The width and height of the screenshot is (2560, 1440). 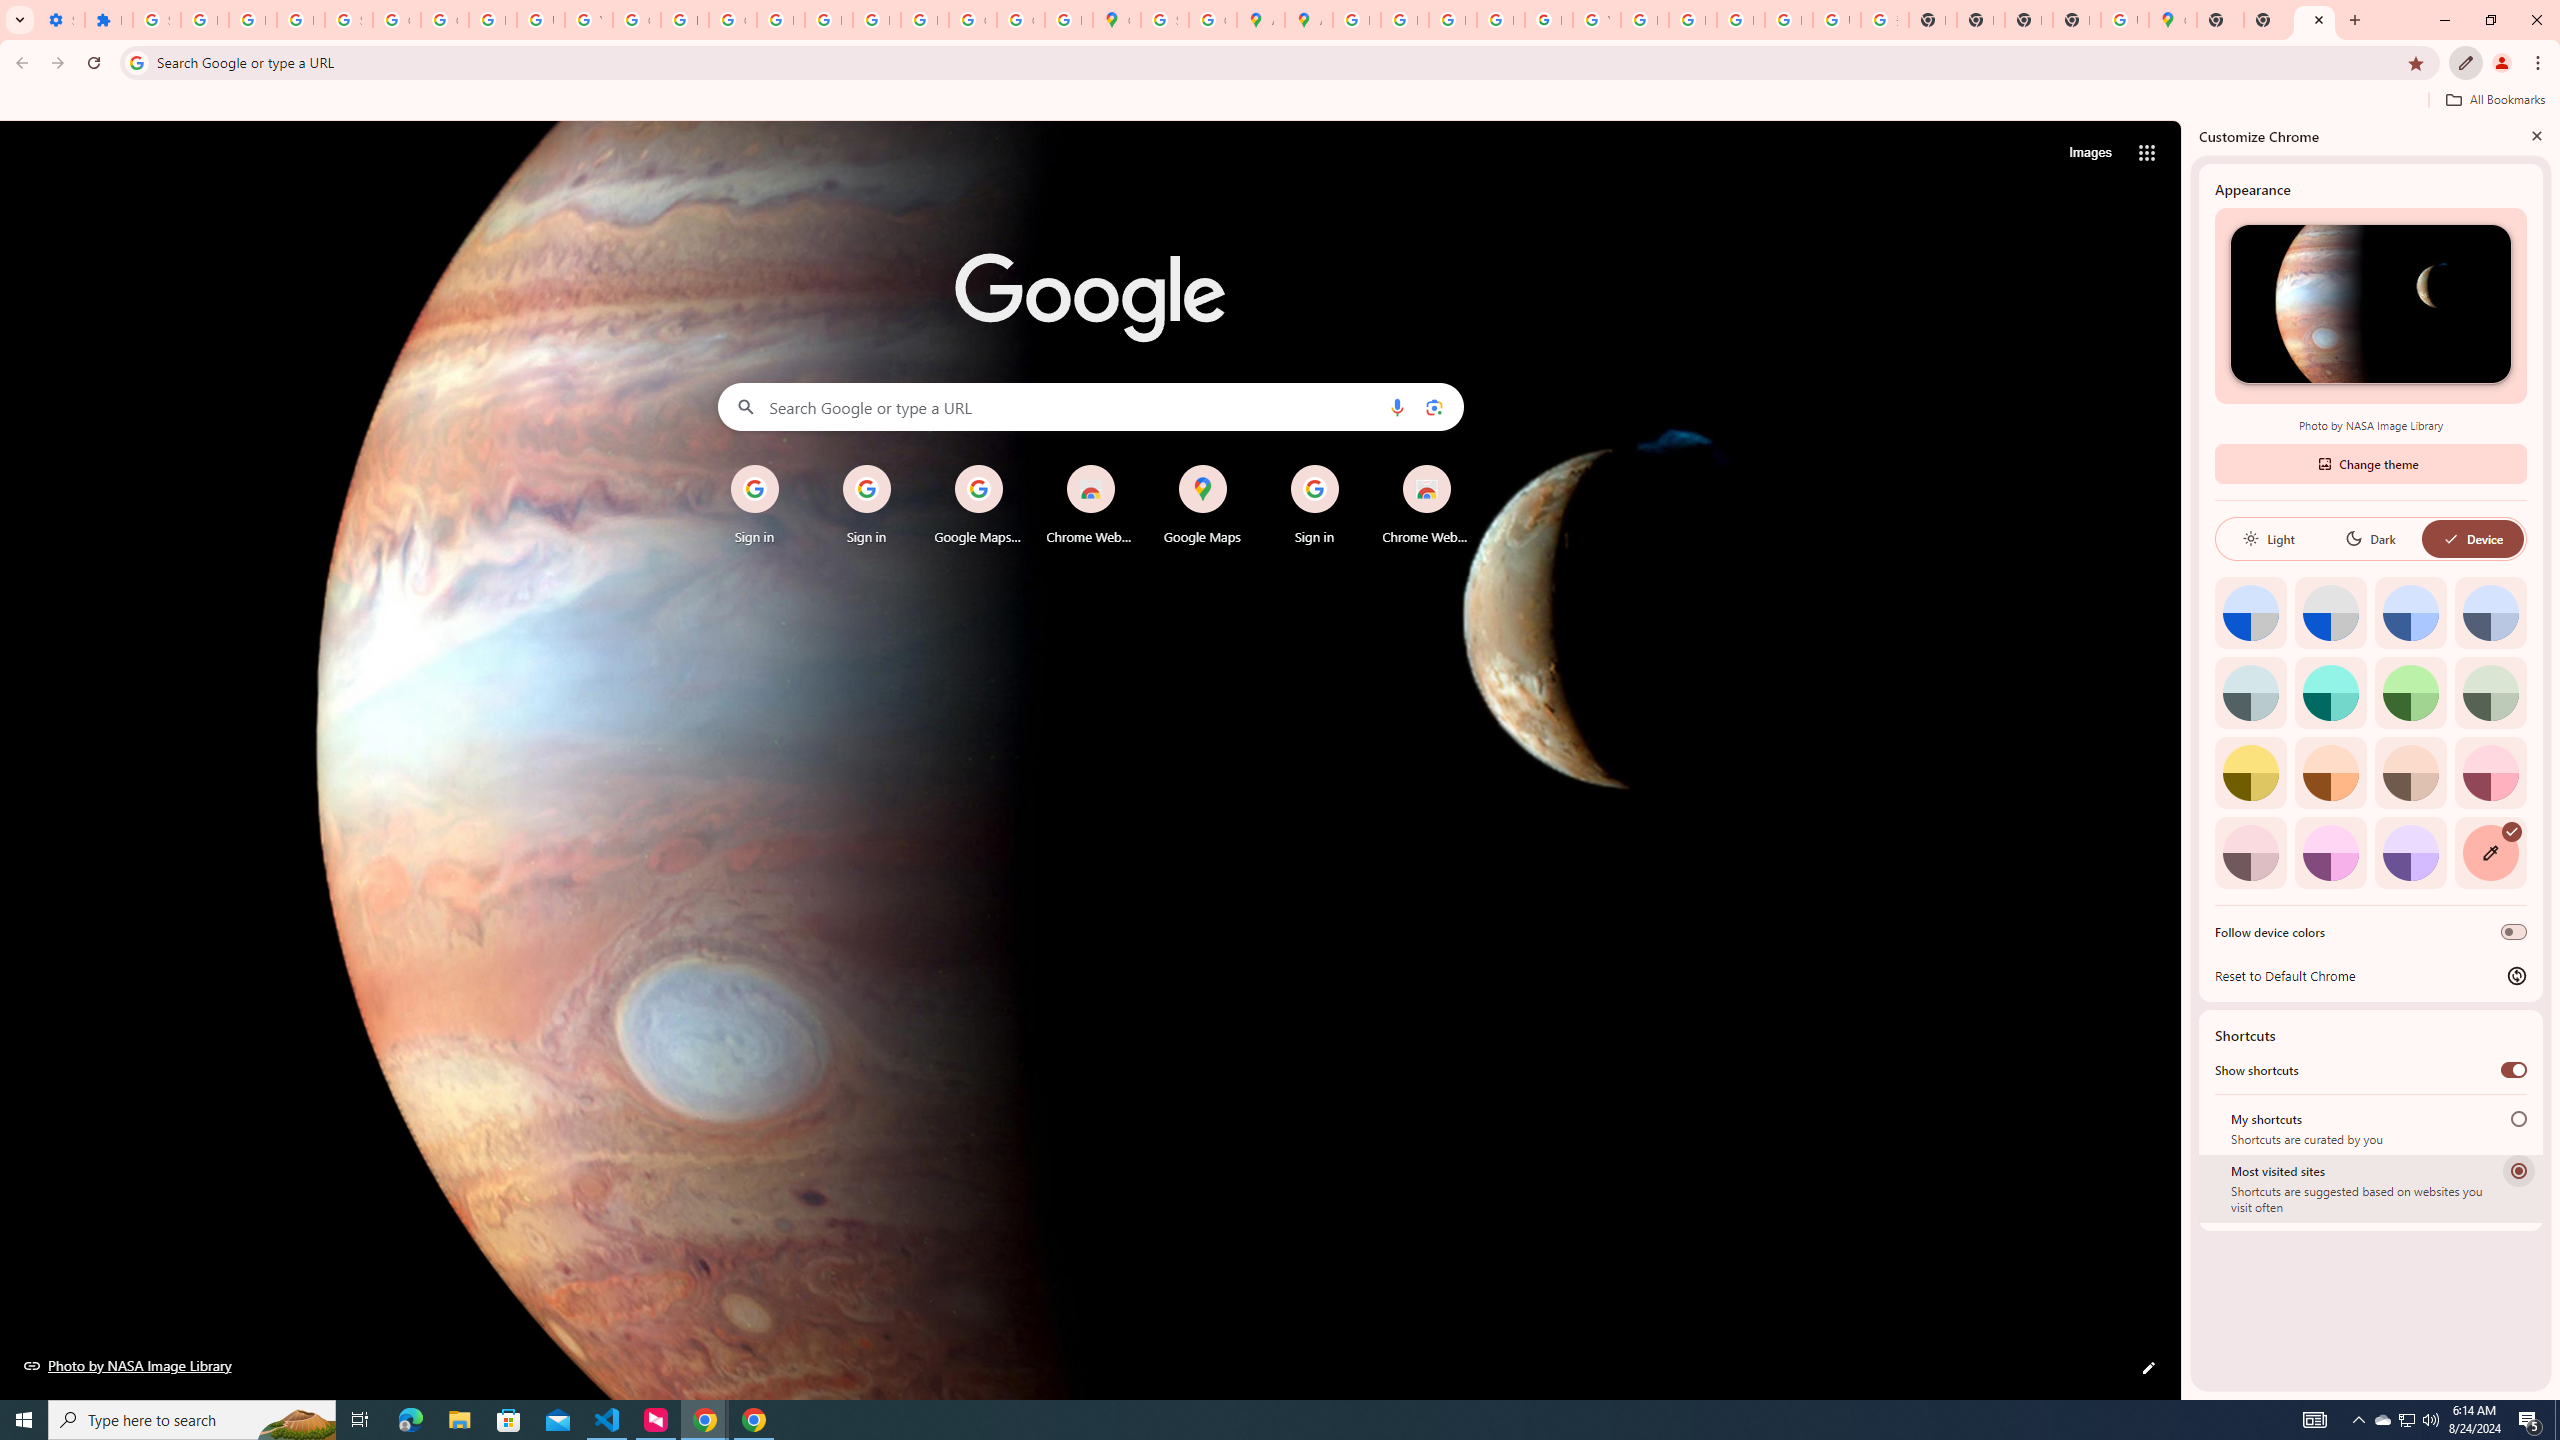 I want to click on 'Viridian', so click(x=2490, y=692).